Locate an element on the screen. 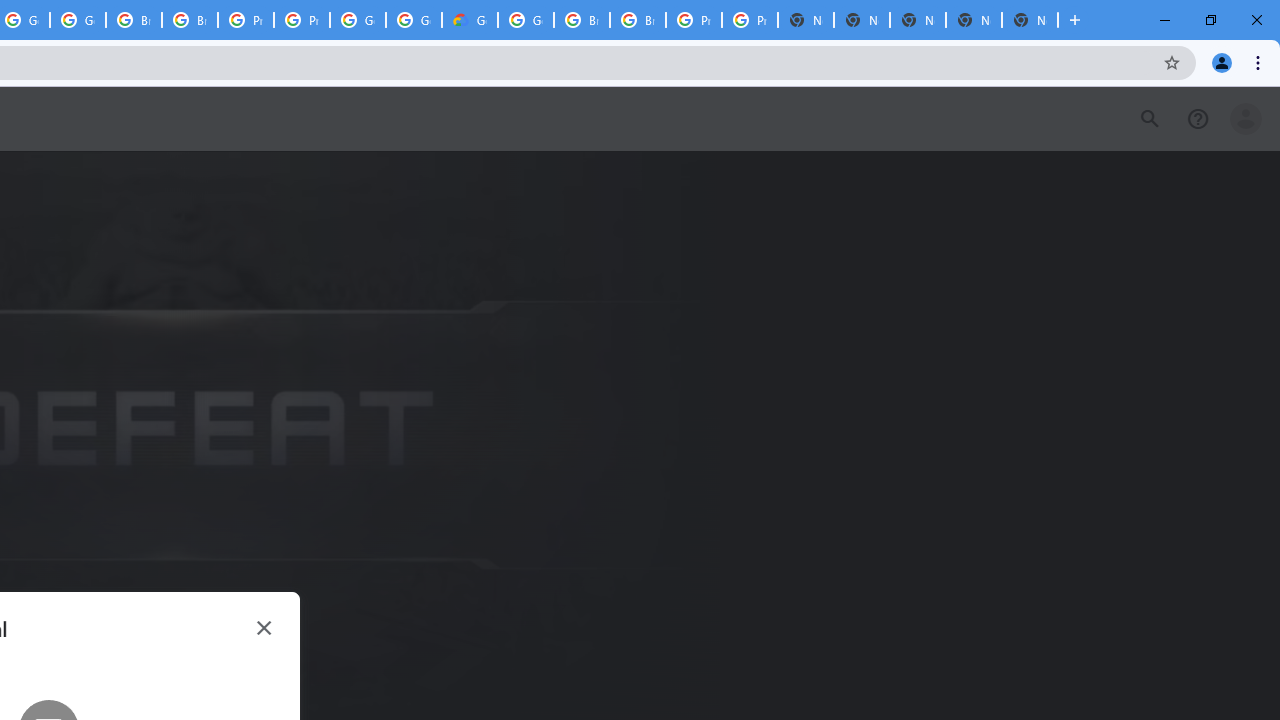  'Google Cloud Platform' is located at coordinates (526, 20).